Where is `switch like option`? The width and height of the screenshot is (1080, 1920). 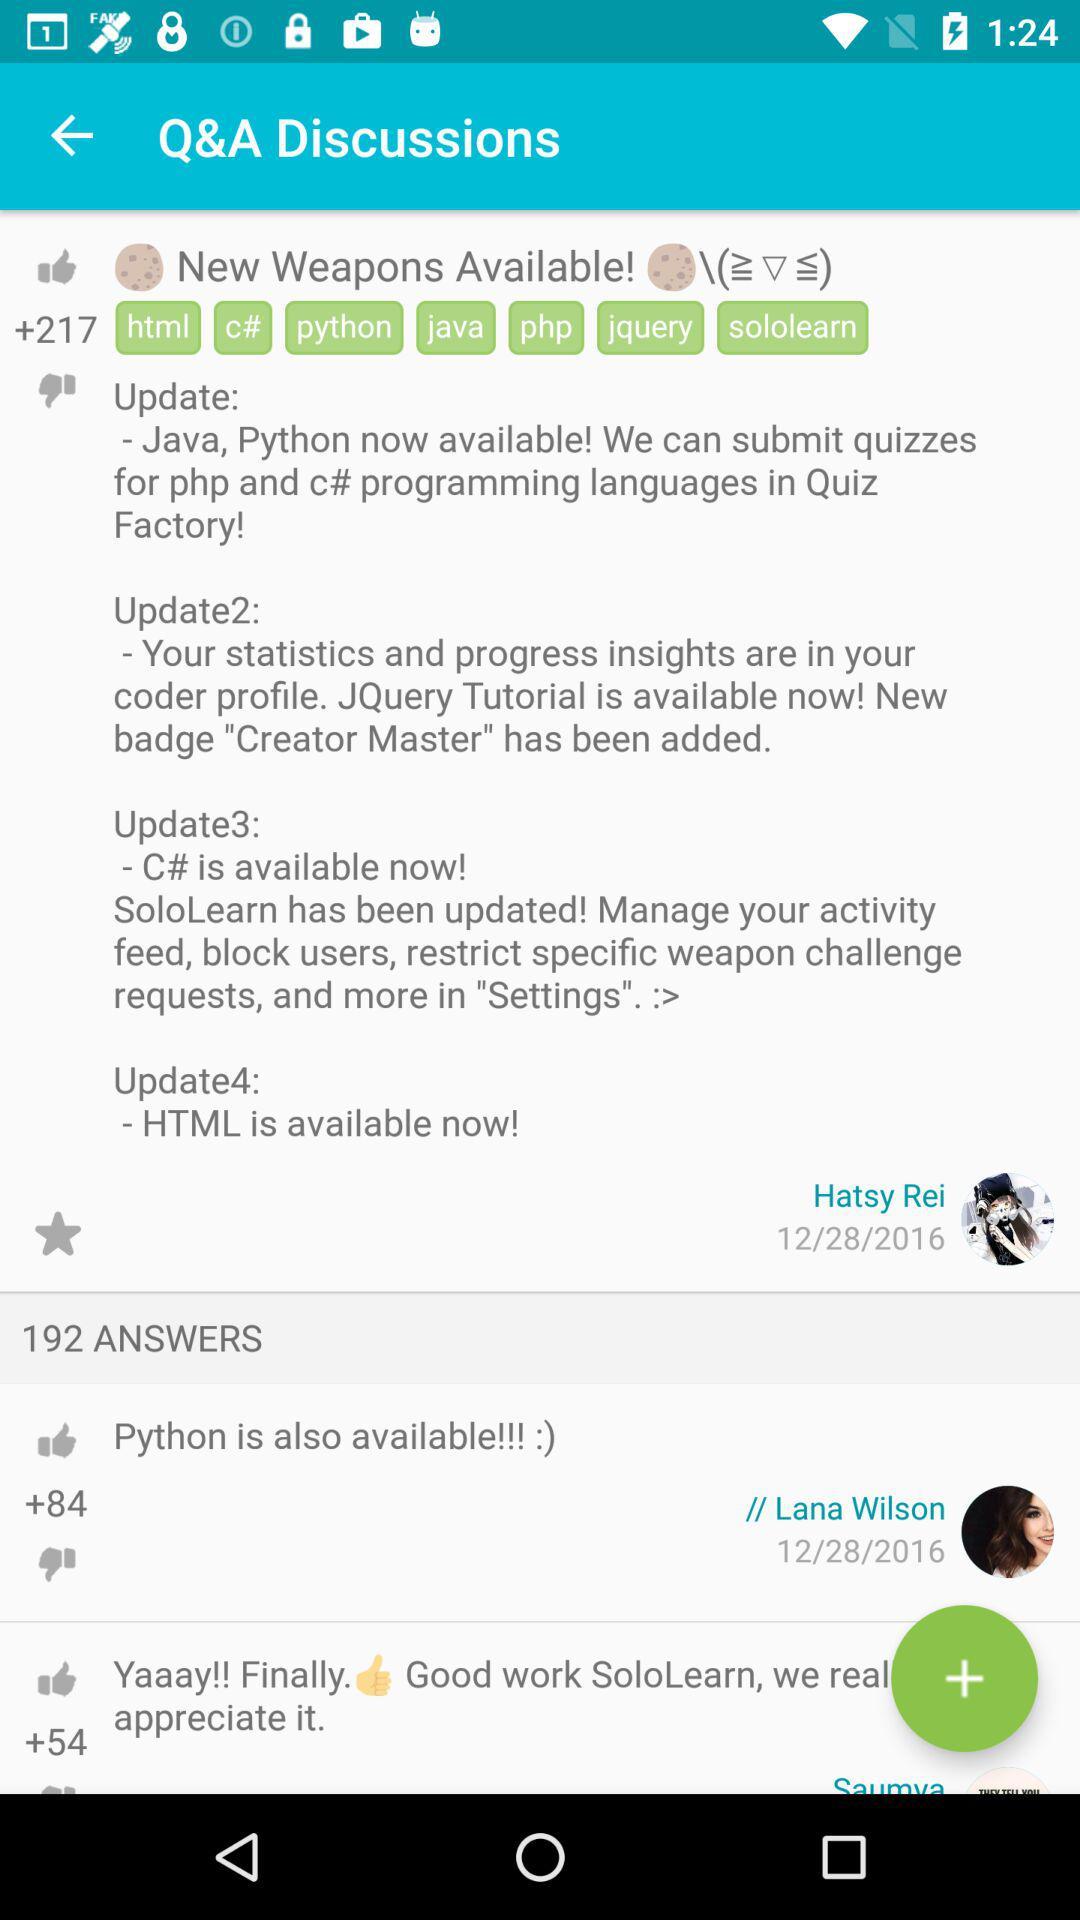 switch like option is located at coordinates (55, 1440).